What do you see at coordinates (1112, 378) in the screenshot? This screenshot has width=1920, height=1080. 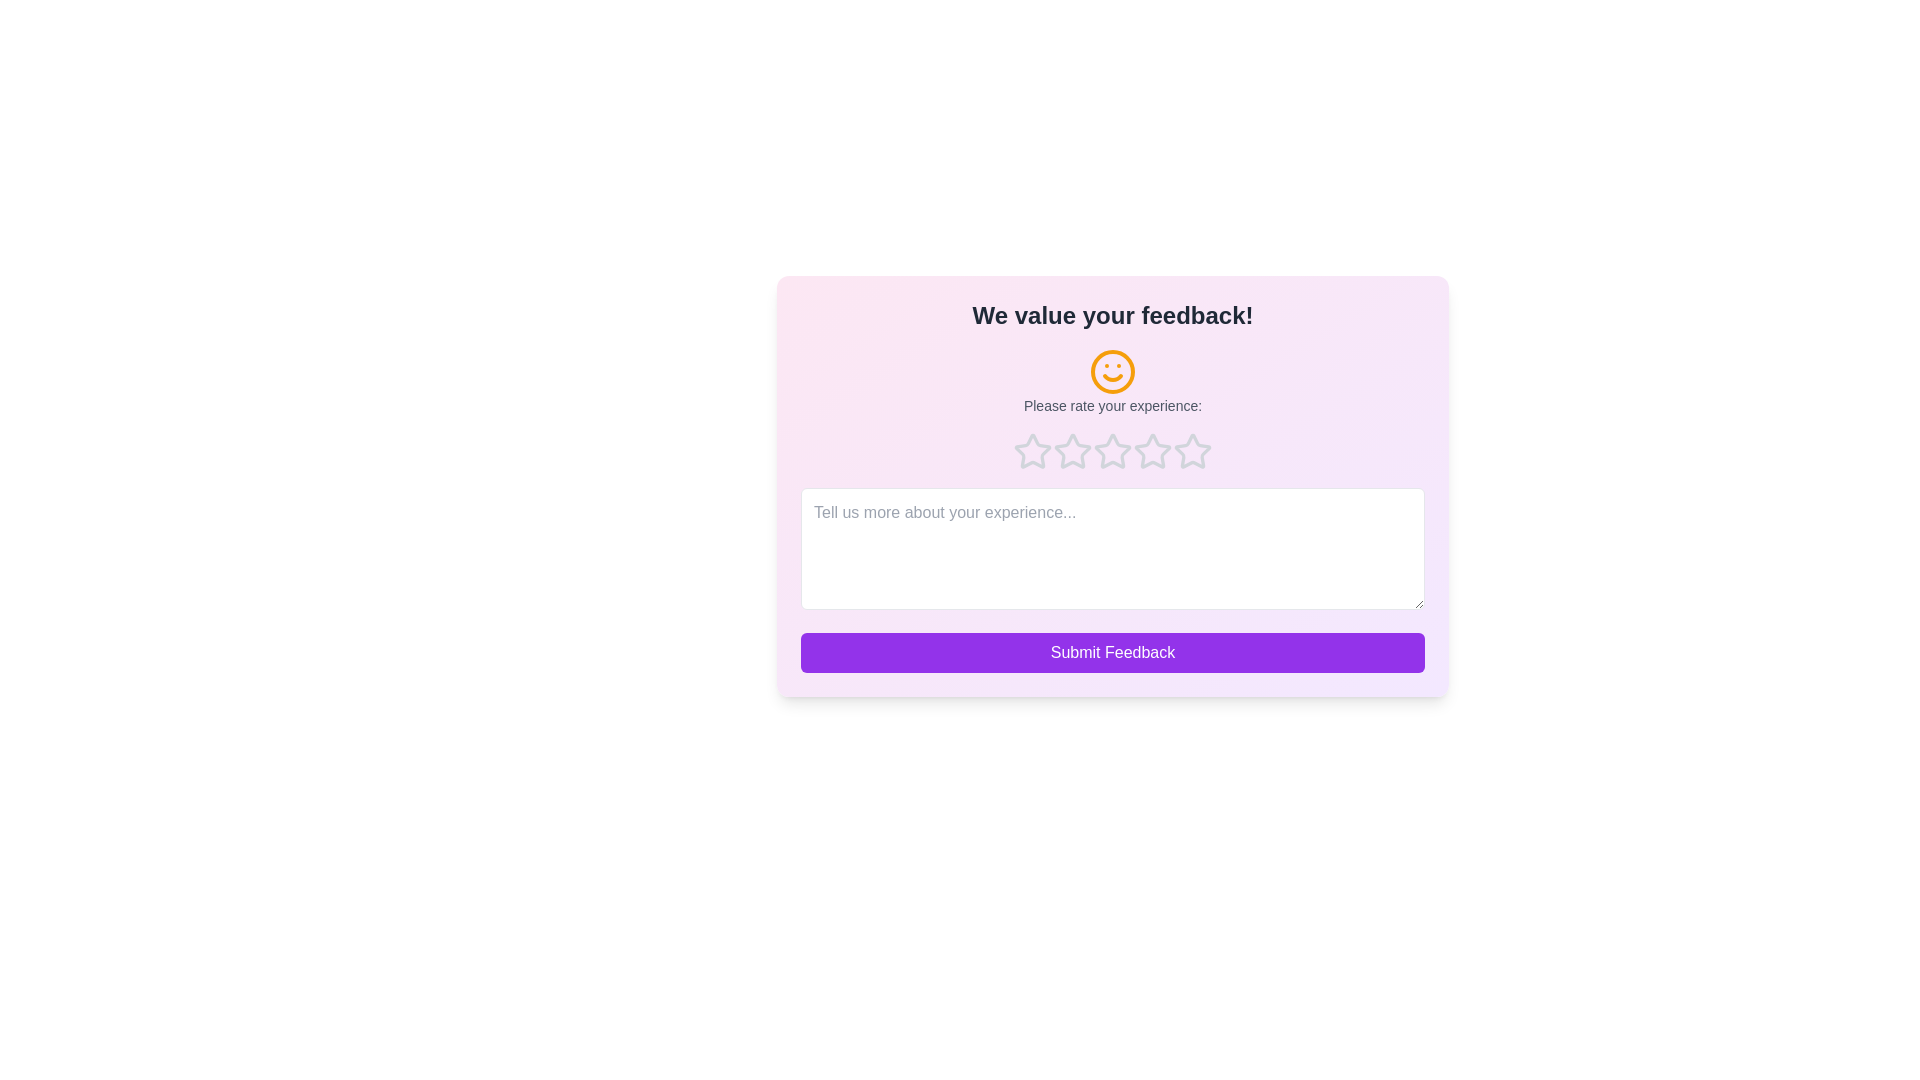 I see `the decorative graphical element that represents a curved smile within the smiley face, located in the lower half of the graphic` at bounding box center [1112, 378].